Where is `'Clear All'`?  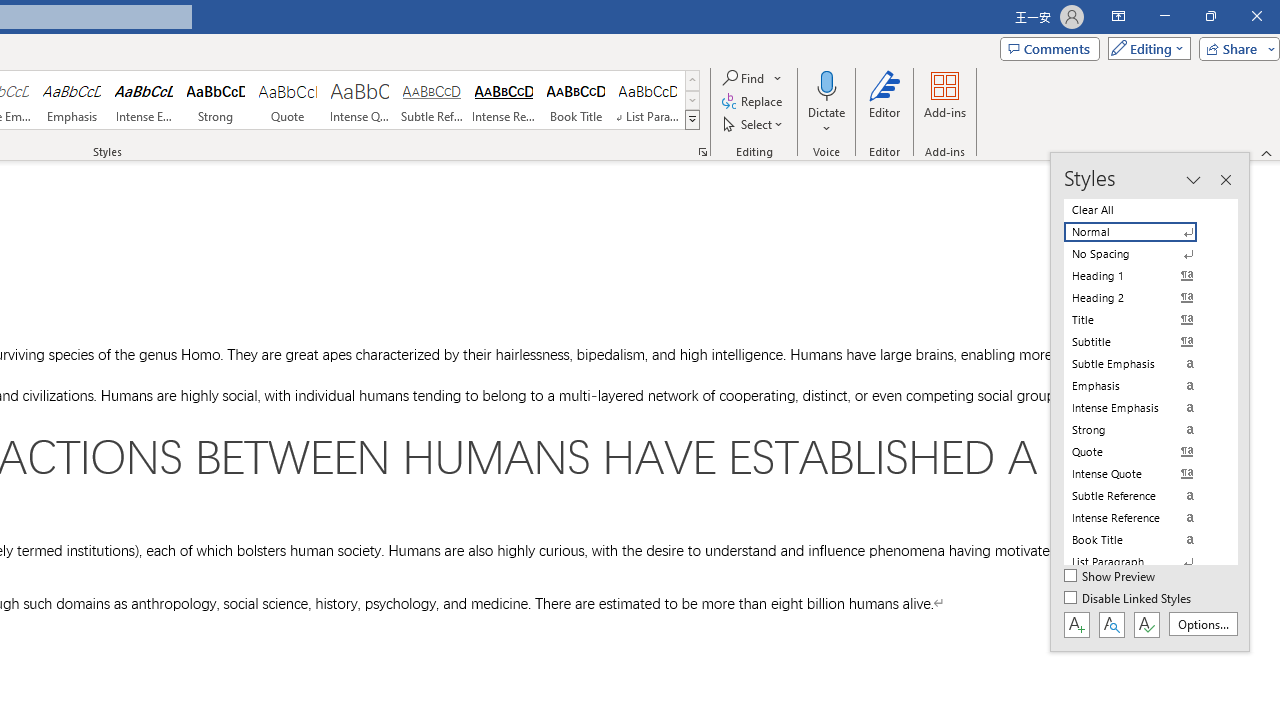
'Clear All' is located at coordinates (1142, 209).